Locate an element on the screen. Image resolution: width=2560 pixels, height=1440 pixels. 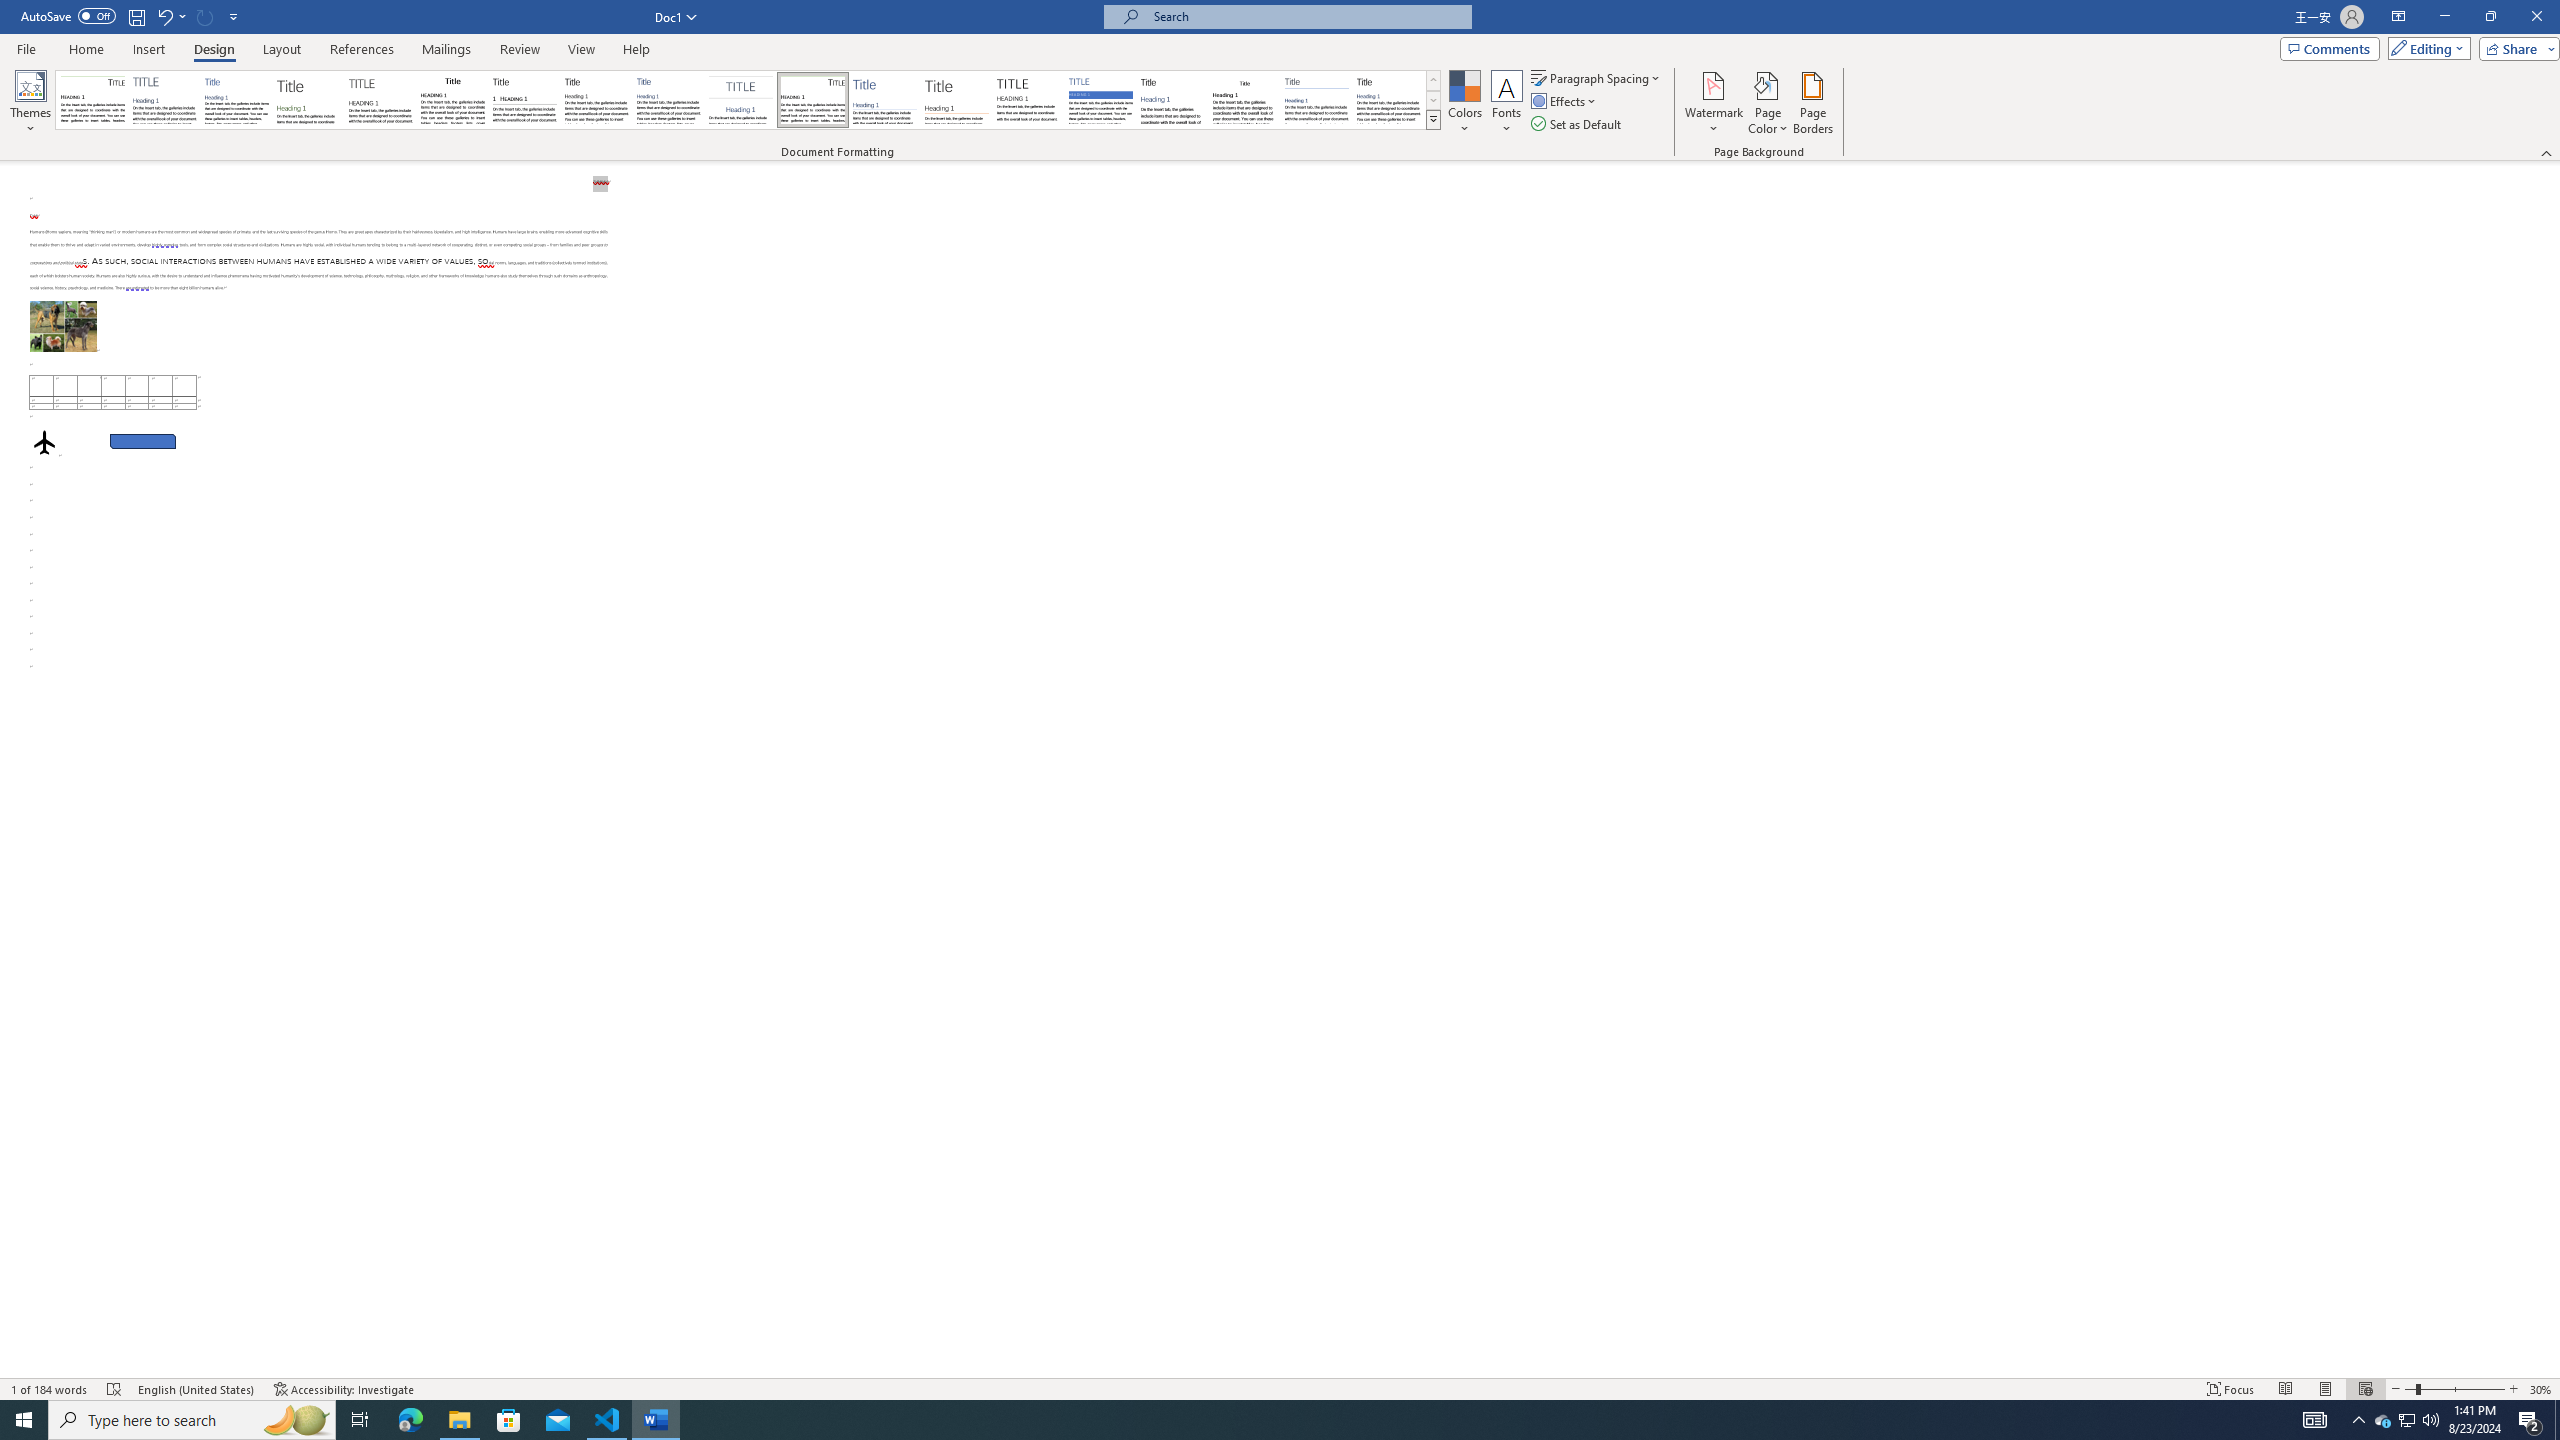
'Zoom 30%' is located at coordinates (2541, 1389).